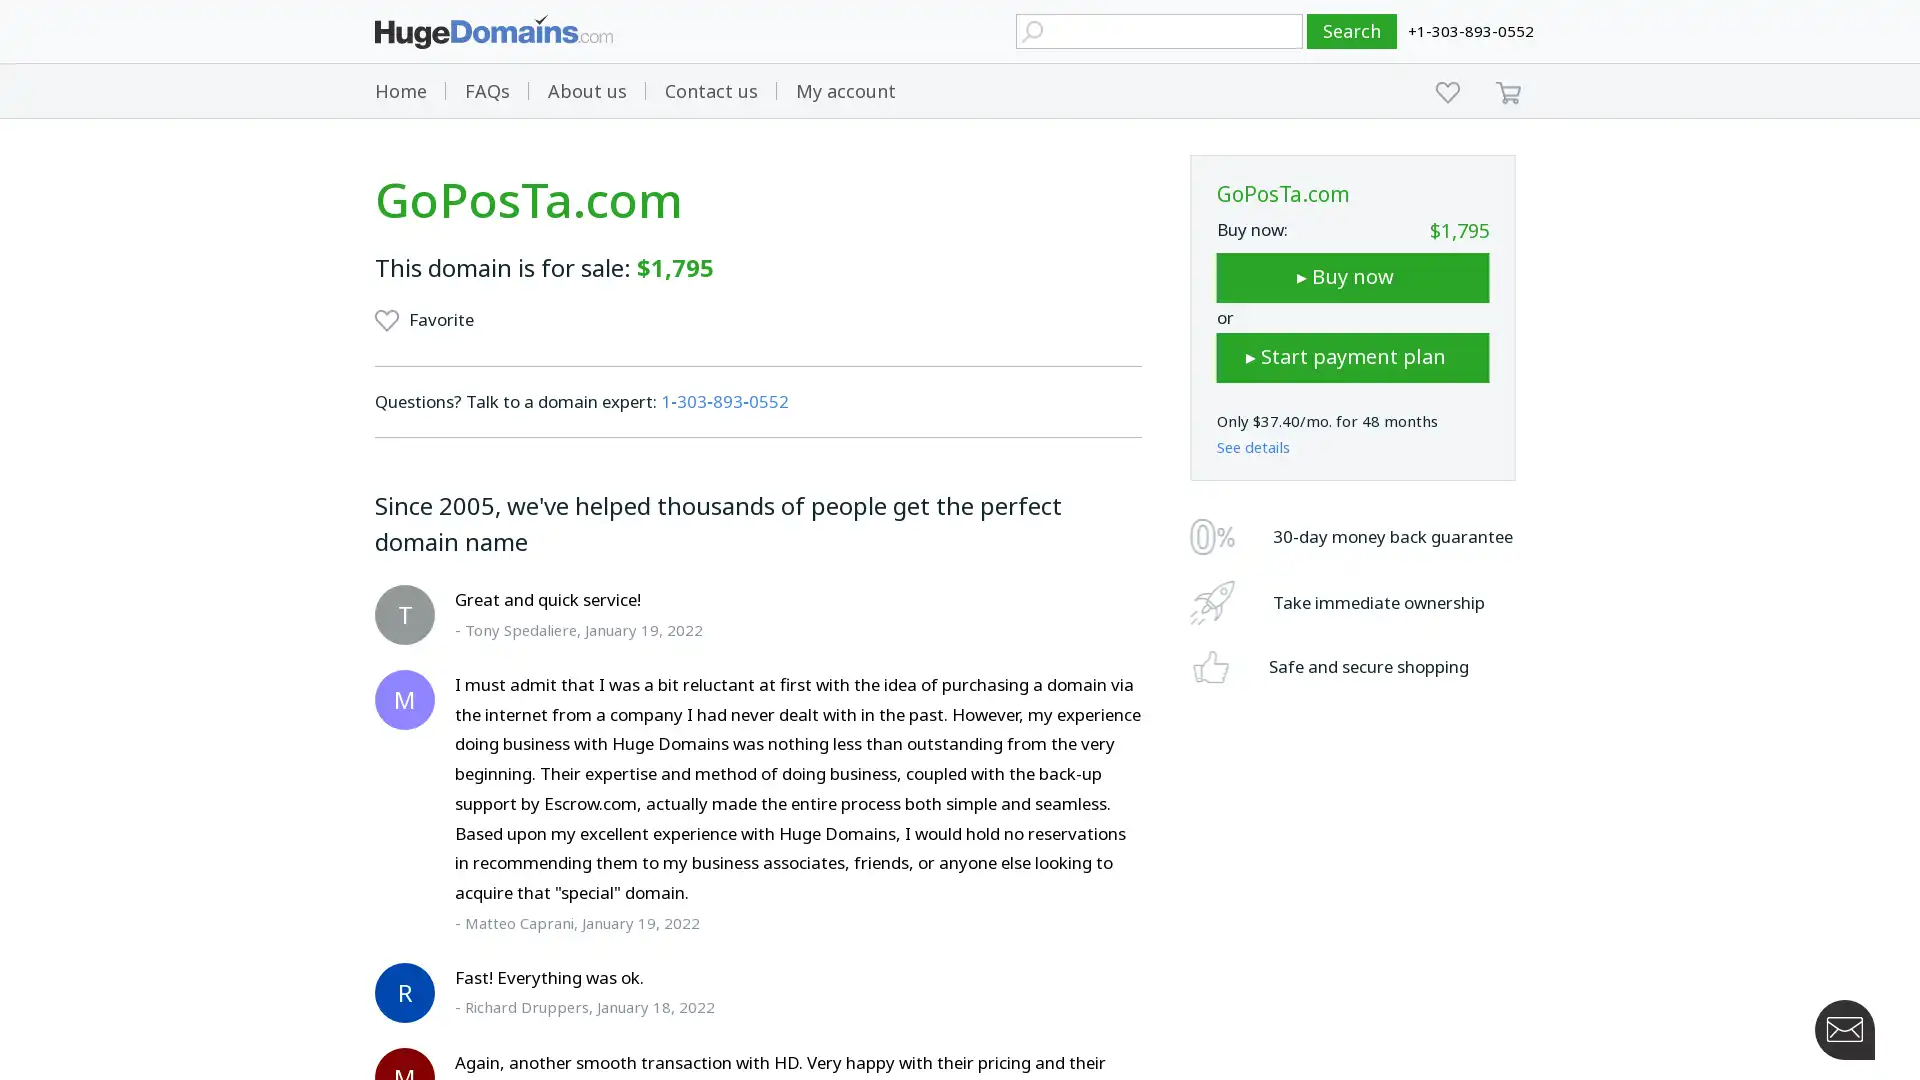 The width and height of the screenshot is (1920, 1080). What do you see at coordinates (1352, 31) in the screenshot?
I see `Search` at bounding box center [1352, 31].